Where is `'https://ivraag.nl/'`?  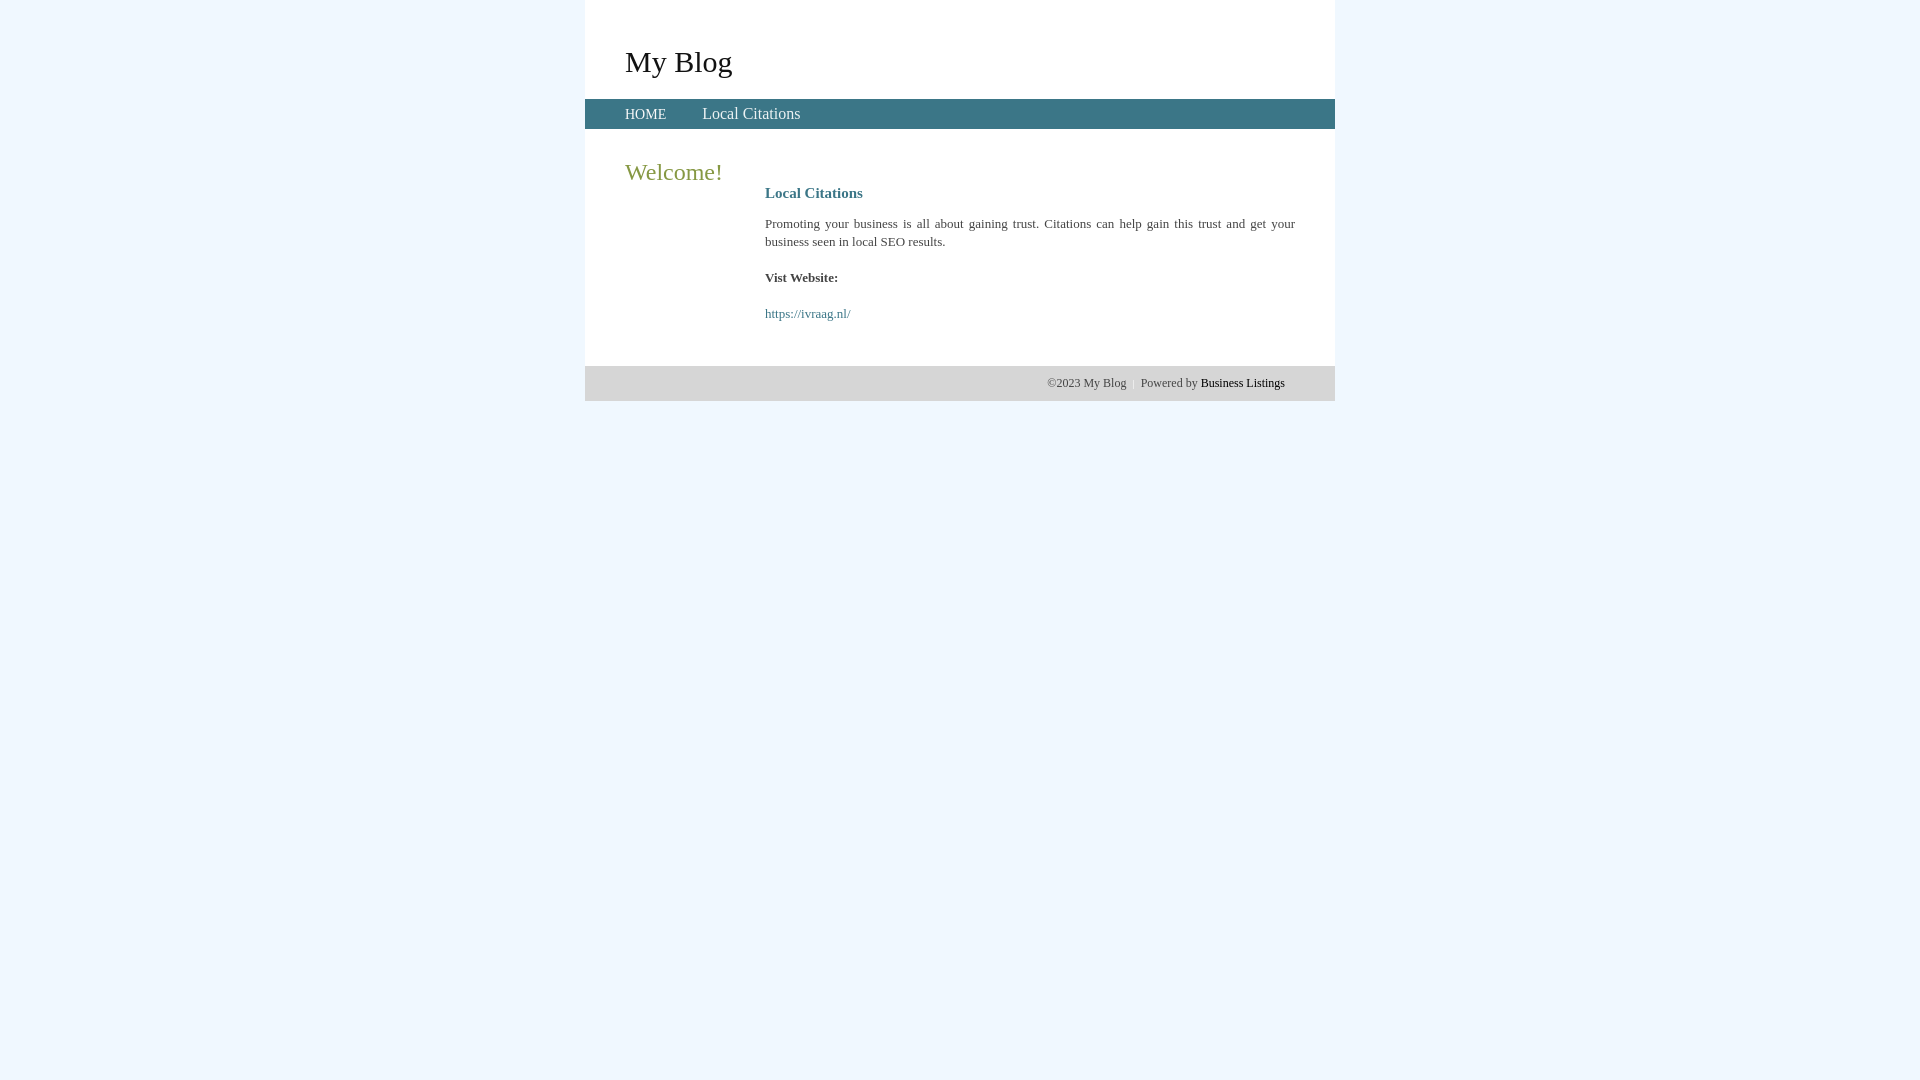
'https://ivraag.nl/' is located at coordinates (763, 313).